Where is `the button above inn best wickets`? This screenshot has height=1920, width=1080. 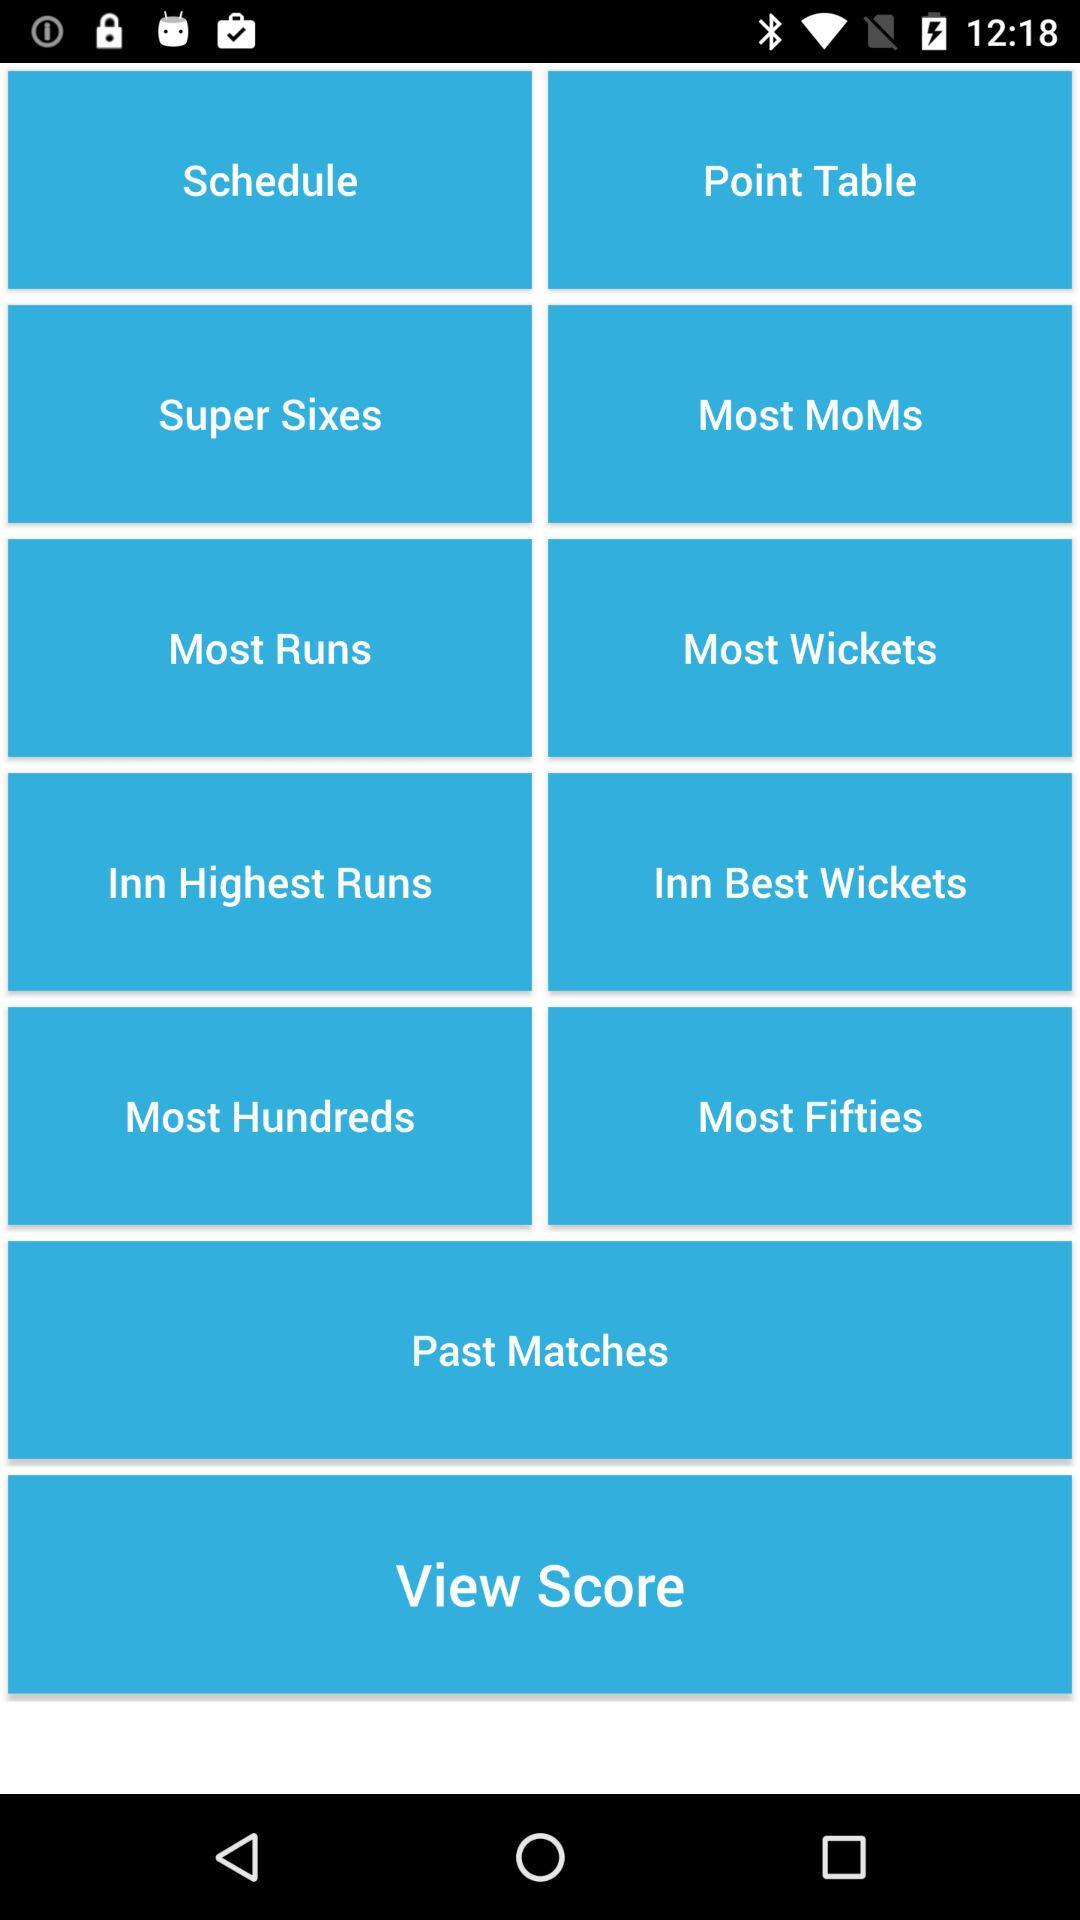 the button above inn best wickets is located at coordinates (810, 648).